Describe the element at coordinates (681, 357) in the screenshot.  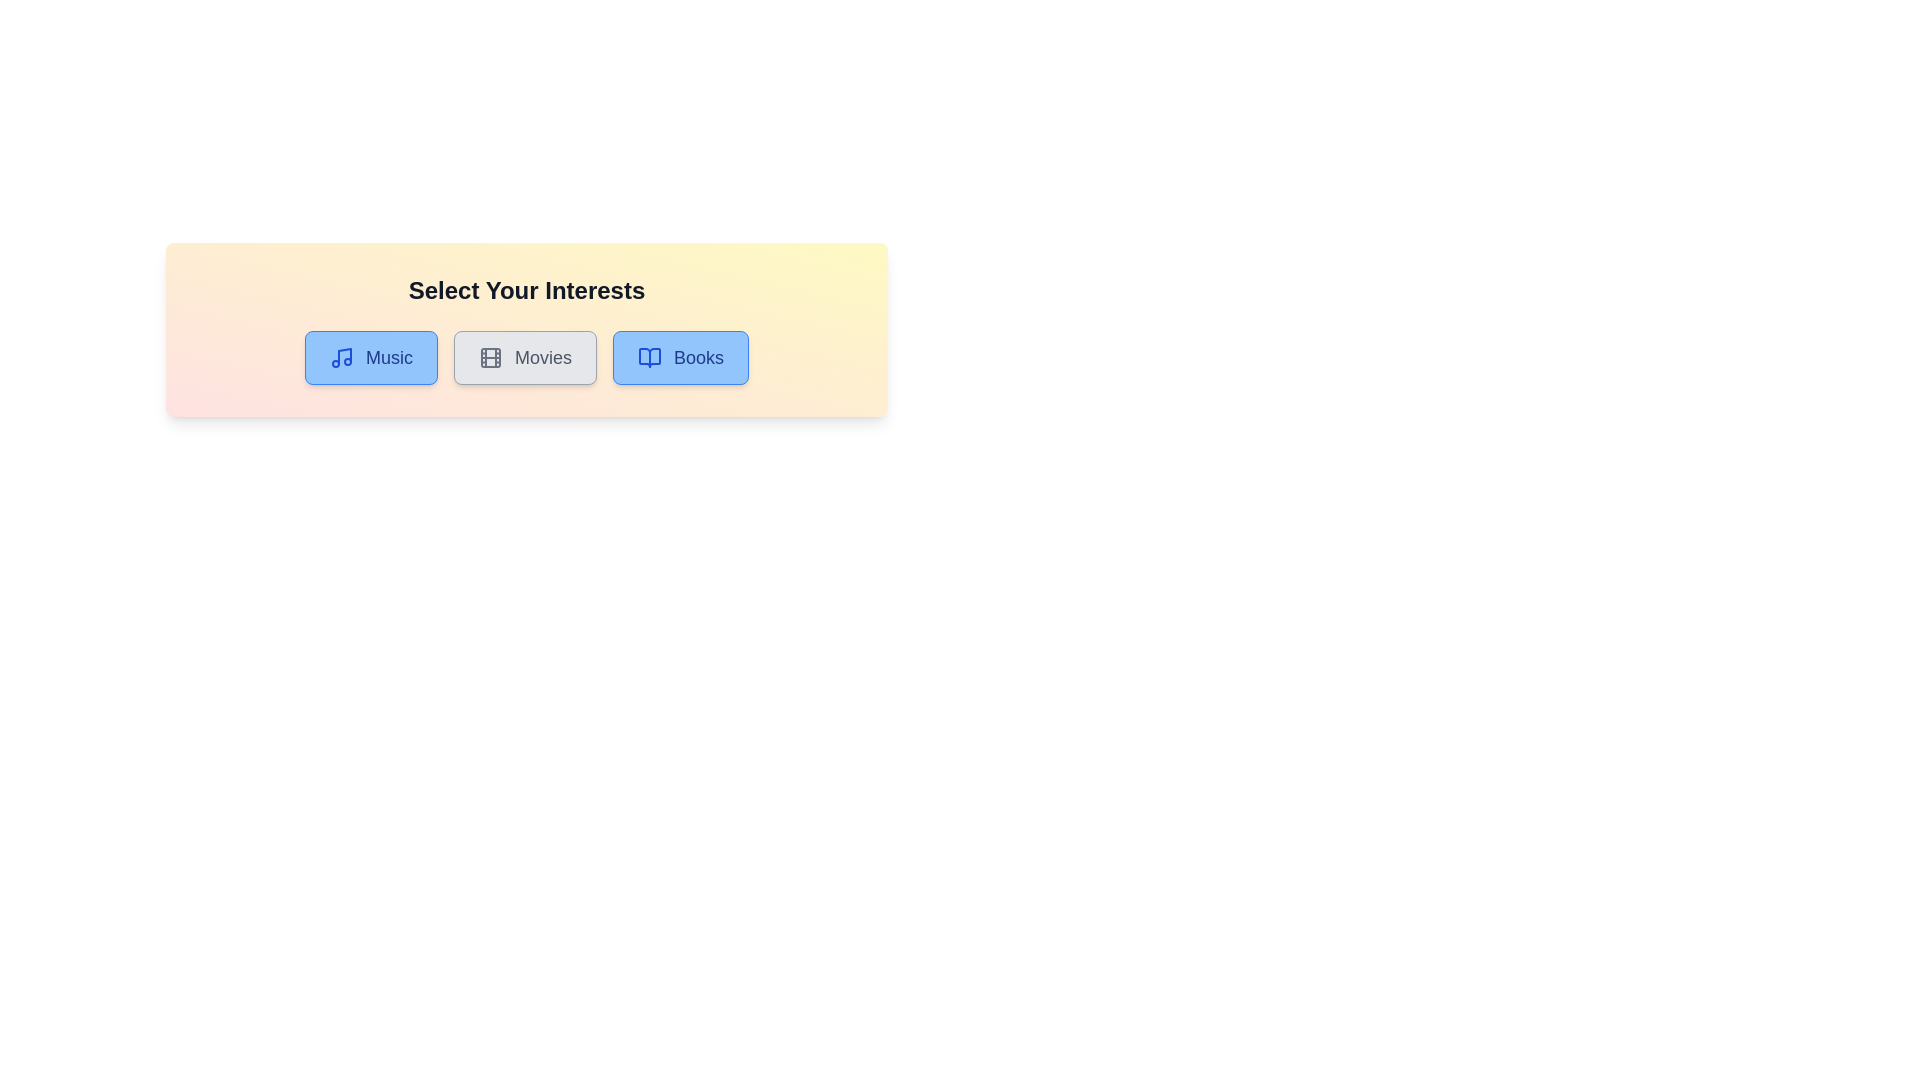
I see `the interest Books by clicking its button` at that location.